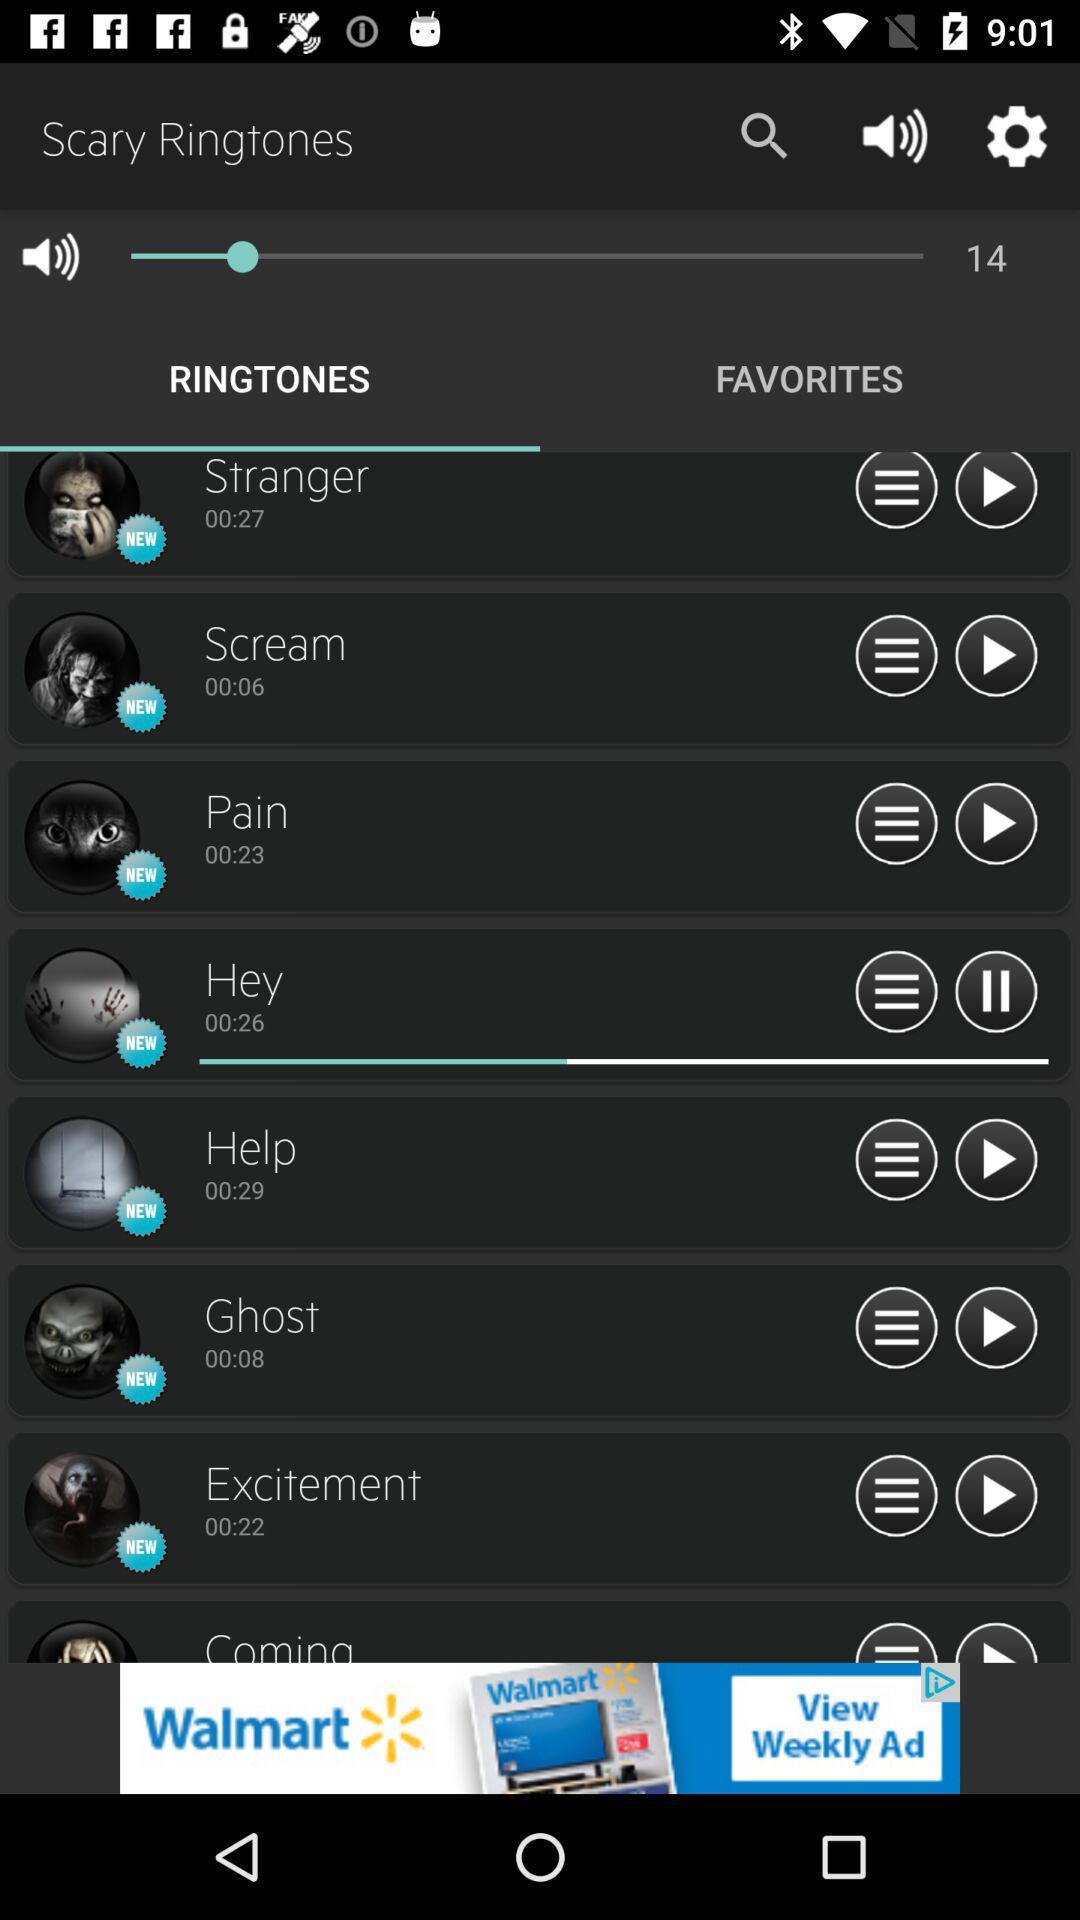  What do you see at coordinates (895, 1161) in the screenshot?
I see `open the sub-menu for this ringtone` at bounding box center [895, 1161].